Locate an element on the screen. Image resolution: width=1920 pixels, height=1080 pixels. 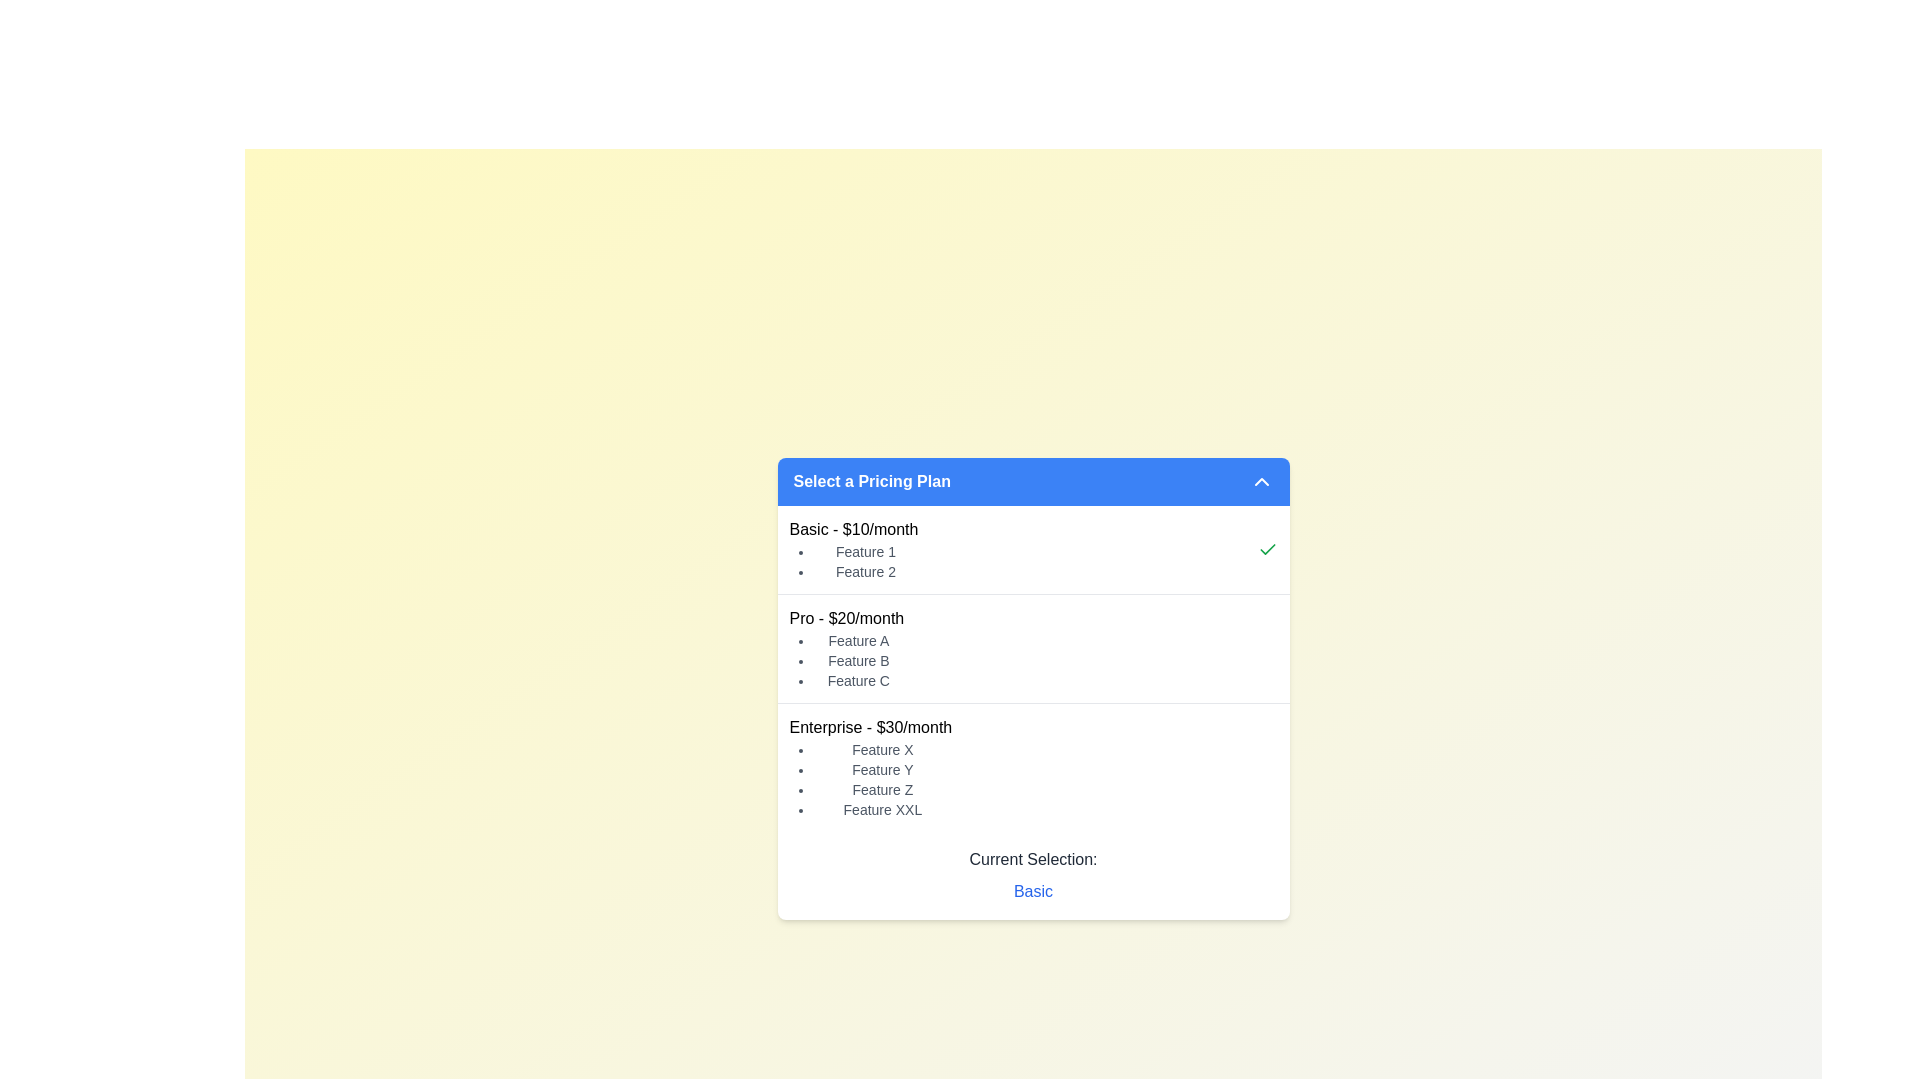
the first bullet point in the 'Enterprise - $30/month' section of the pricing plan selection box, which displays the name of a feature is located at coordinates (881, 749).